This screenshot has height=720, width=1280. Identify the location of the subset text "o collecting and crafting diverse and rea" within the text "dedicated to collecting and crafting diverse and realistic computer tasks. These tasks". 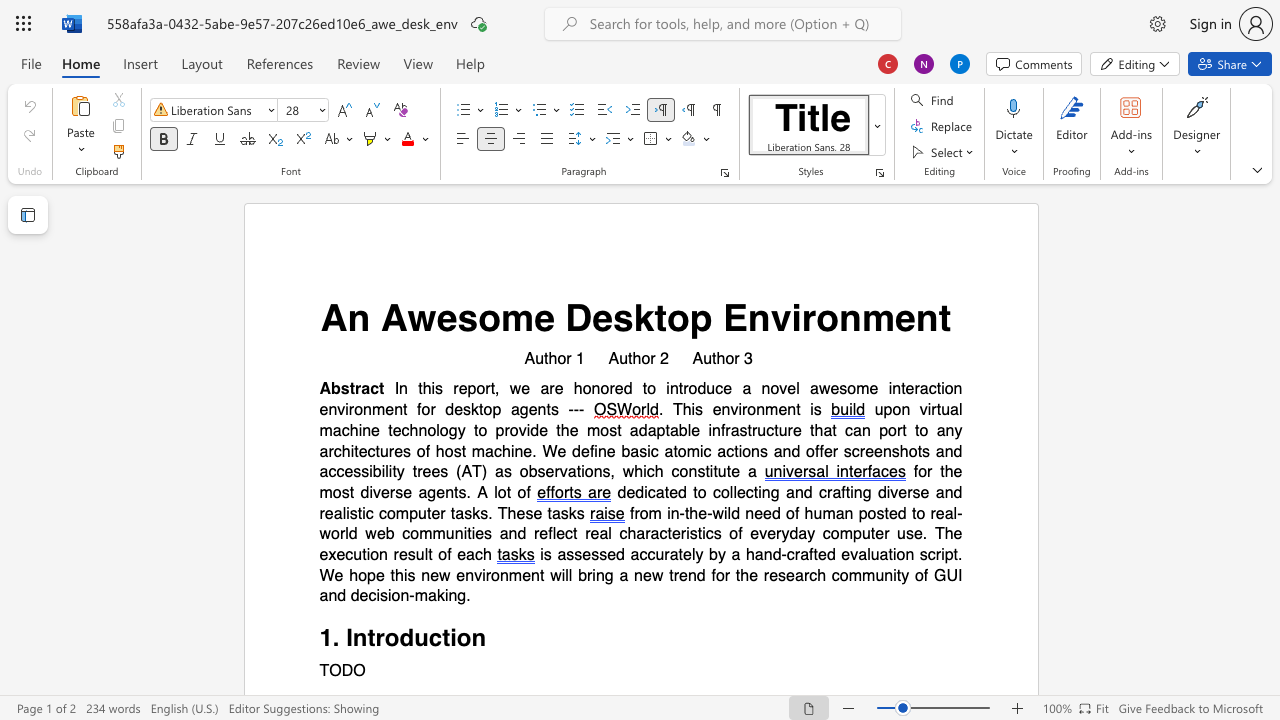
(697, 492).